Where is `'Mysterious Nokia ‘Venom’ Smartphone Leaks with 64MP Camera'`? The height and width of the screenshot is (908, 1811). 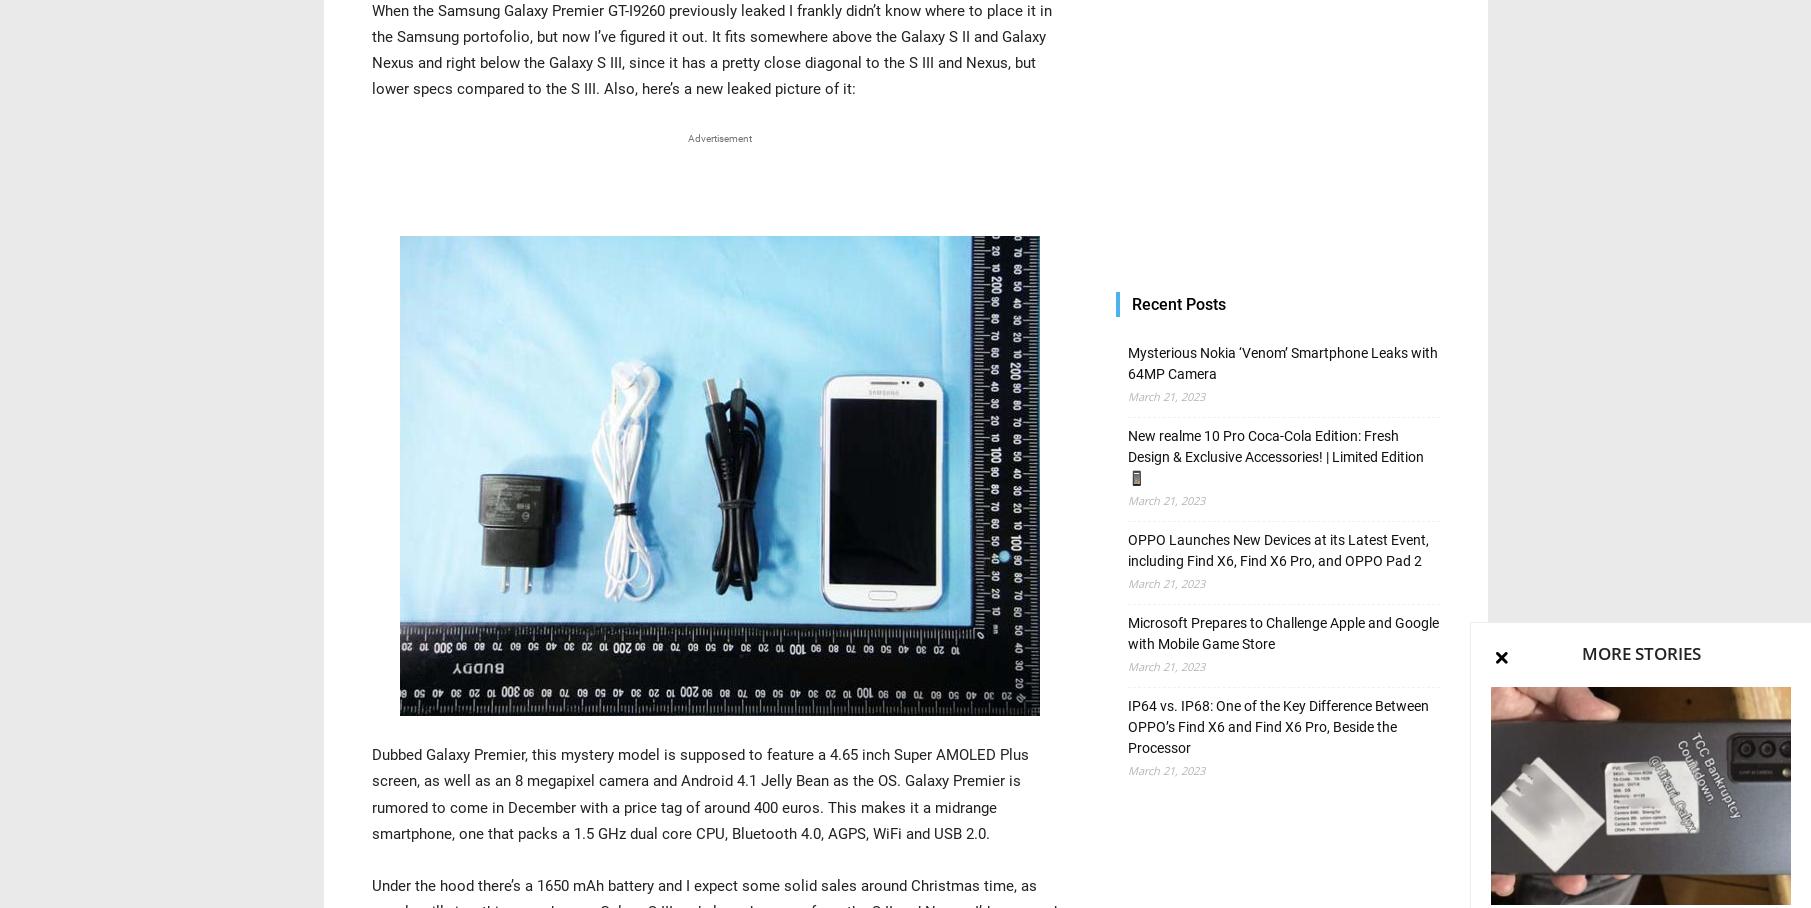
'Mysterious Nokia ‘Venom’ Smartphone Leaks with 64MP Camera' is located at coordinates (1282, 363).